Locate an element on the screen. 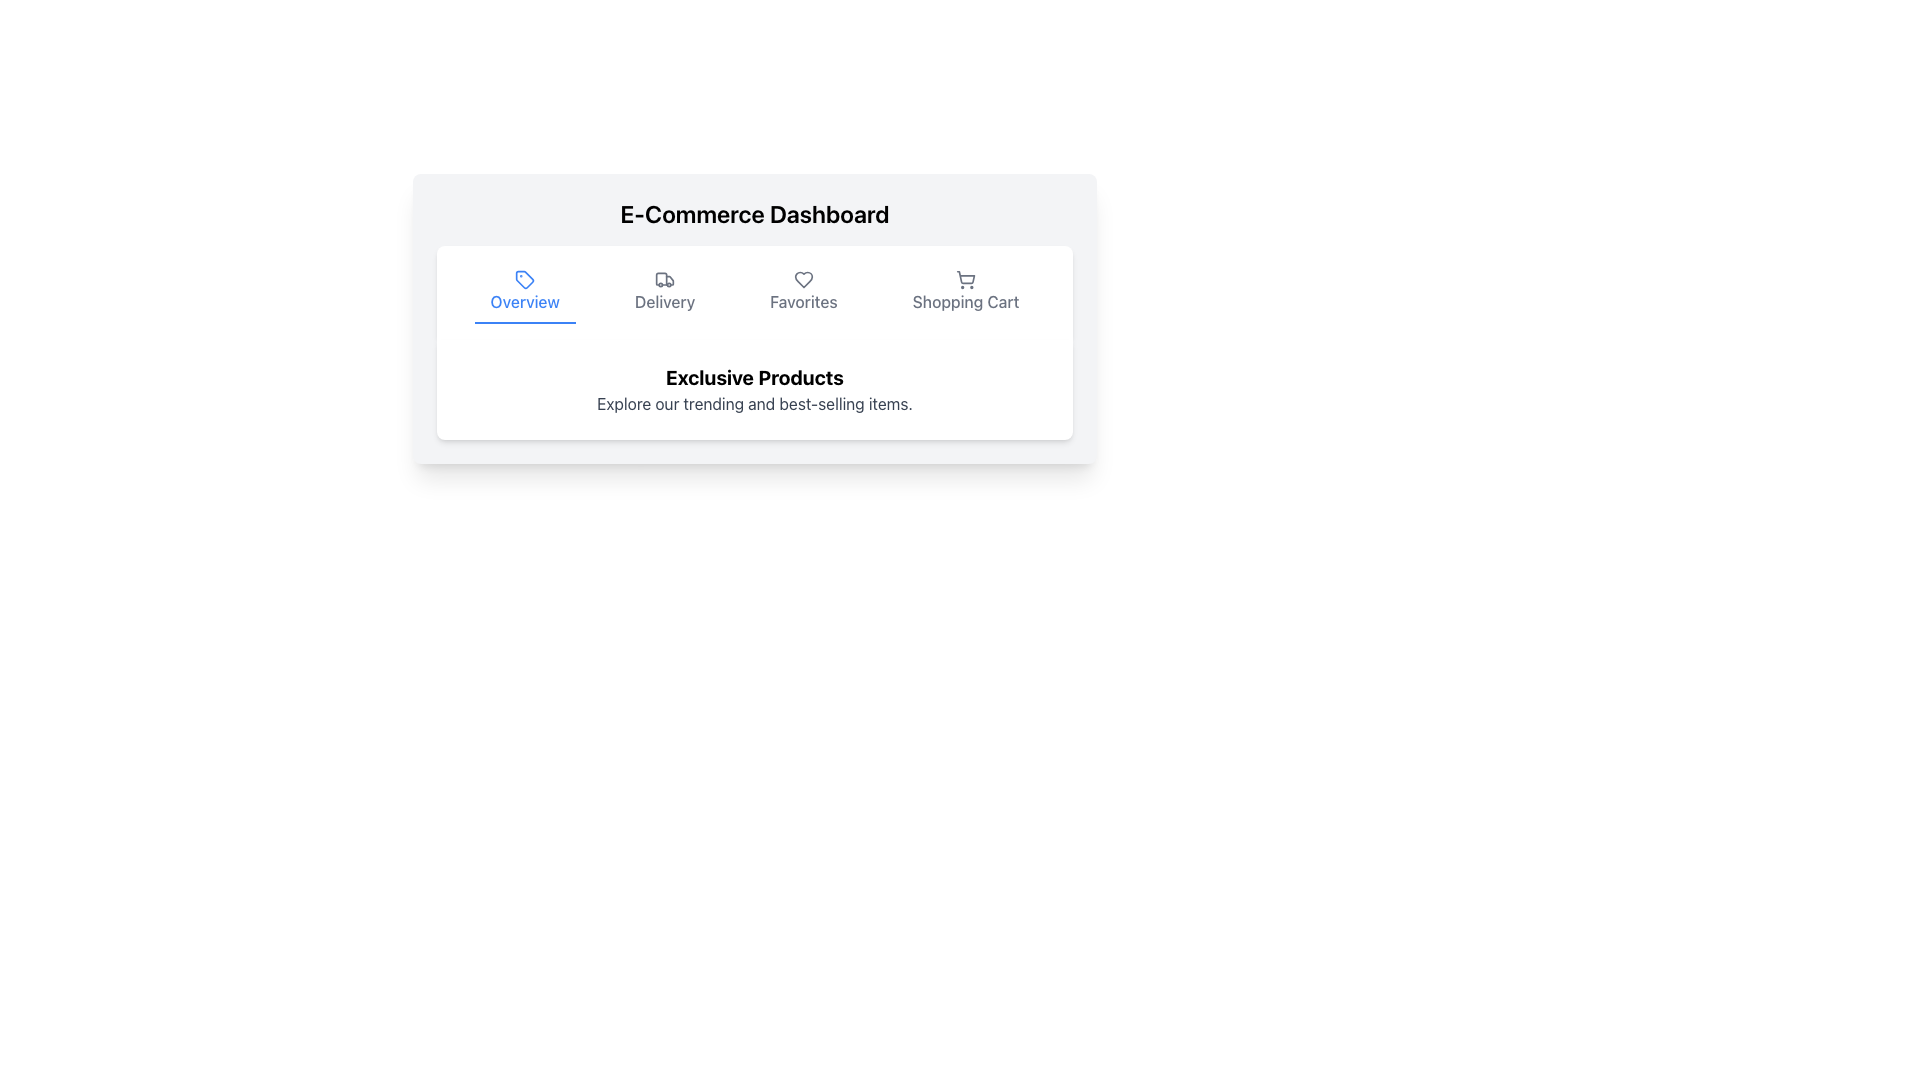 The height and width of the screenshot is (1080, 1920). the 'Delivery' button located in the top bar menu between the 'Overview' and 'Favorites' buttons is located at coordinates (665, 293).